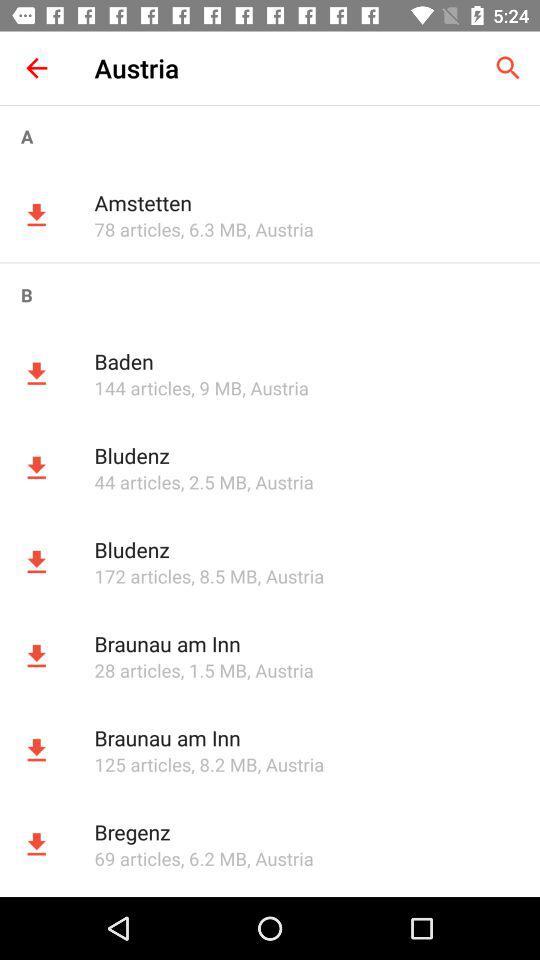  What do you see at coordinates (136, 229) in the screenshot?
I see `app next to the , 6.3 mb item` at bounding box center [136, 229].